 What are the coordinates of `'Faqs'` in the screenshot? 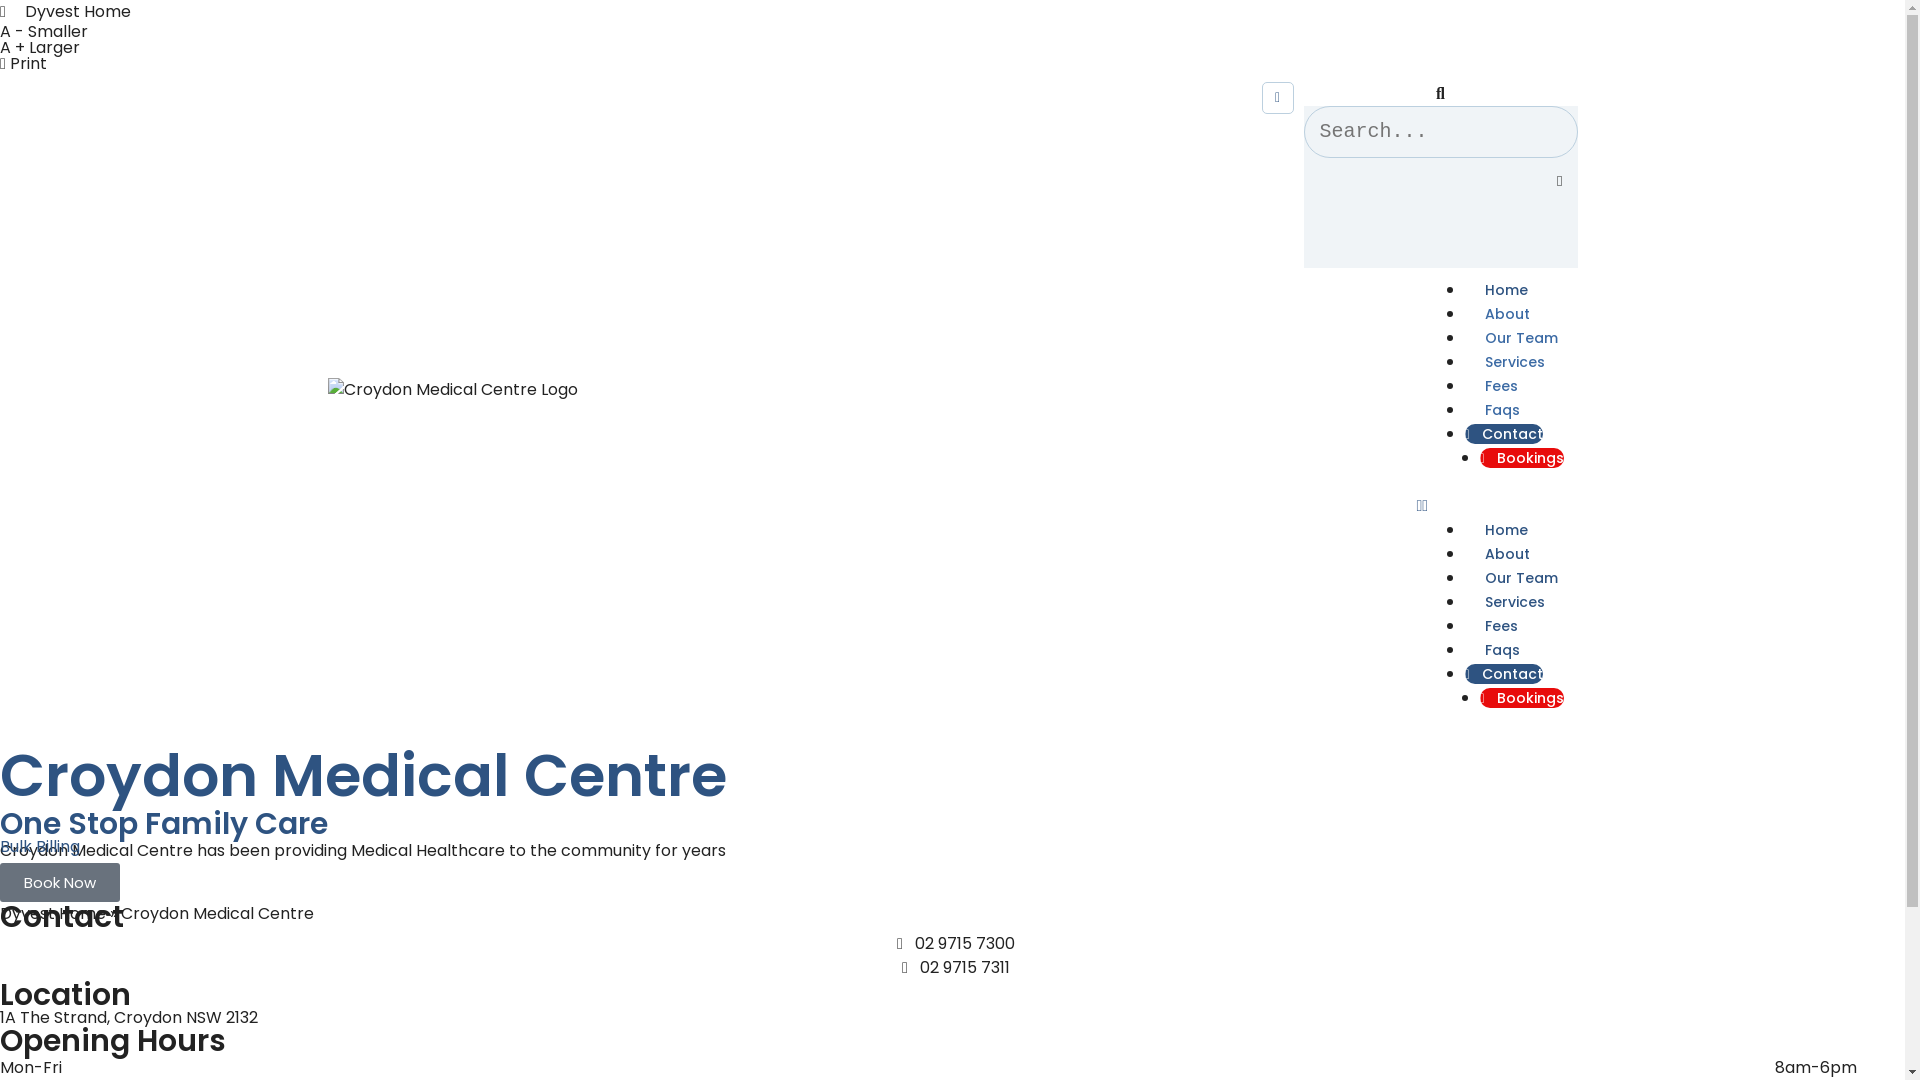 It's located at (1501, 652).